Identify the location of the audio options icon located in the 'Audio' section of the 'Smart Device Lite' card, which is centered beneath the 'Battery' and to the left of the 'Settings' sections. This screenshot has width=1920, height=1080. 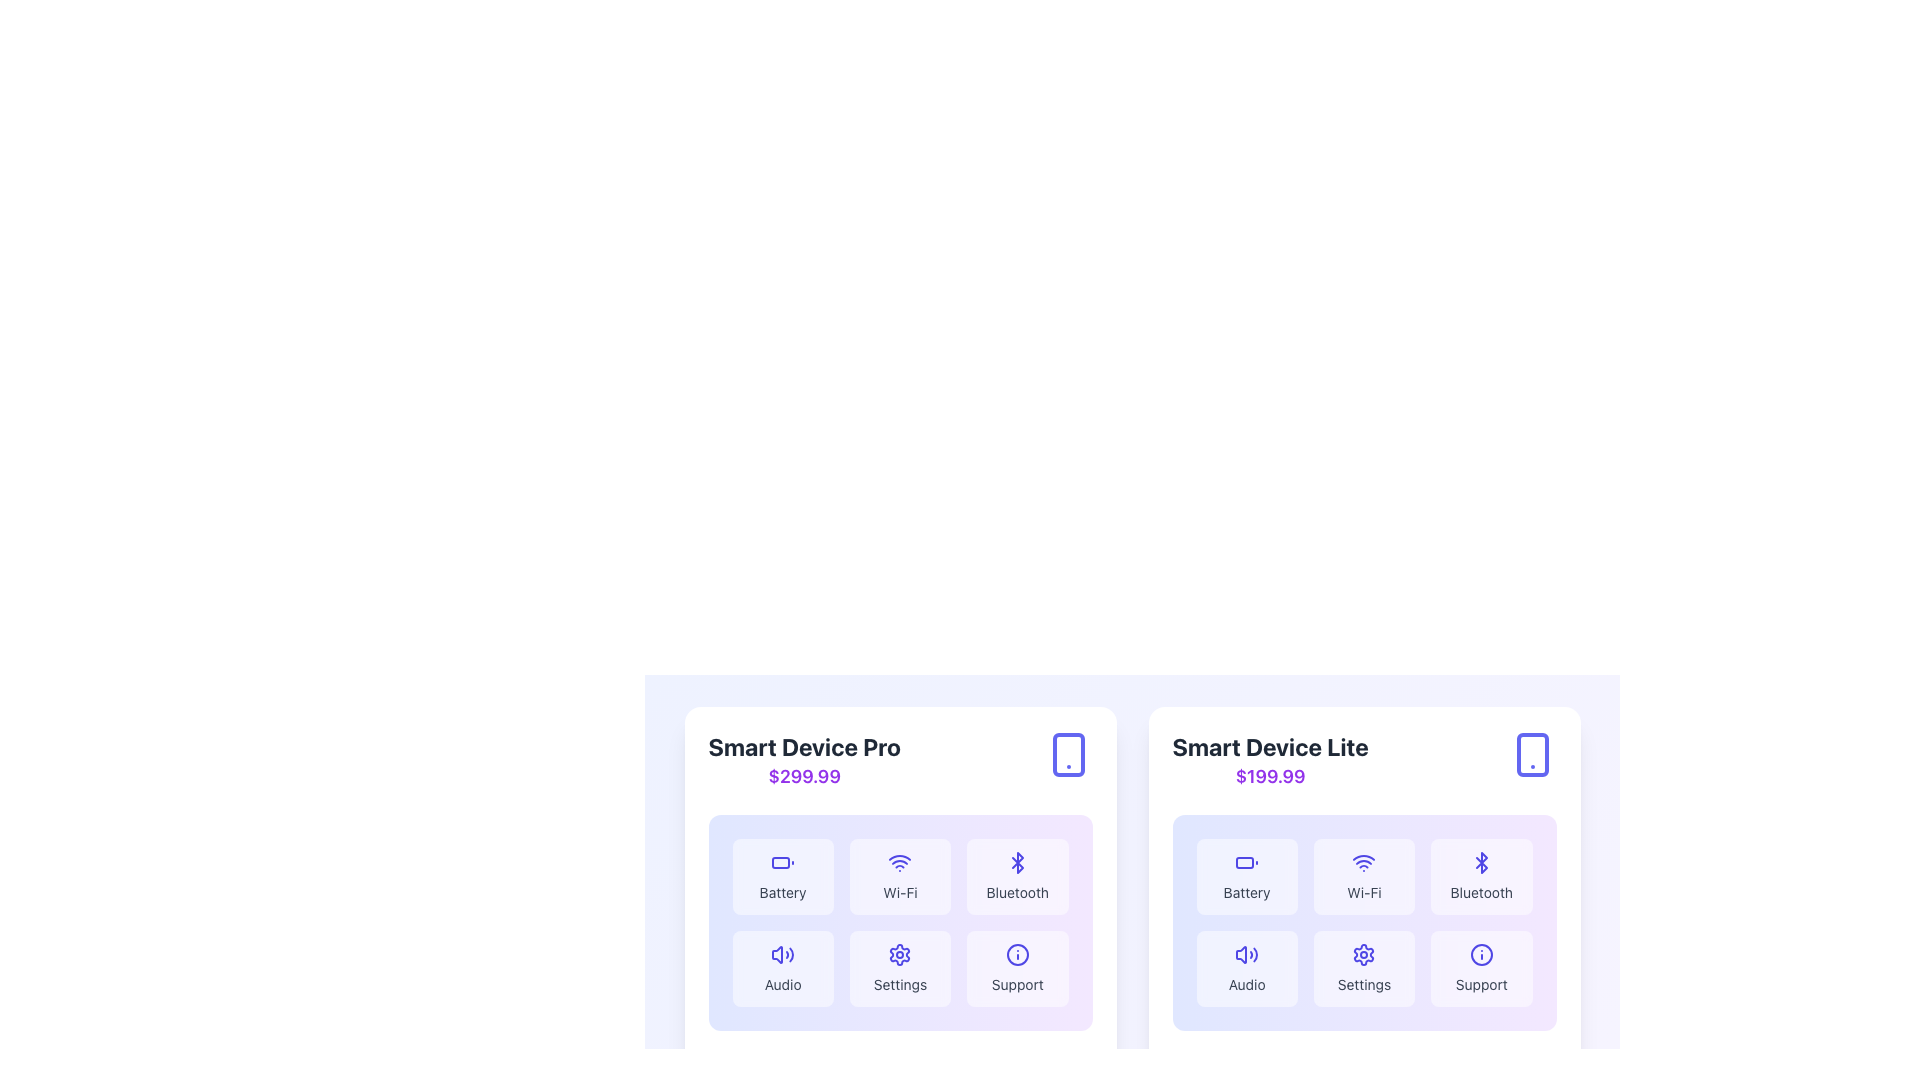
(1246, 954).